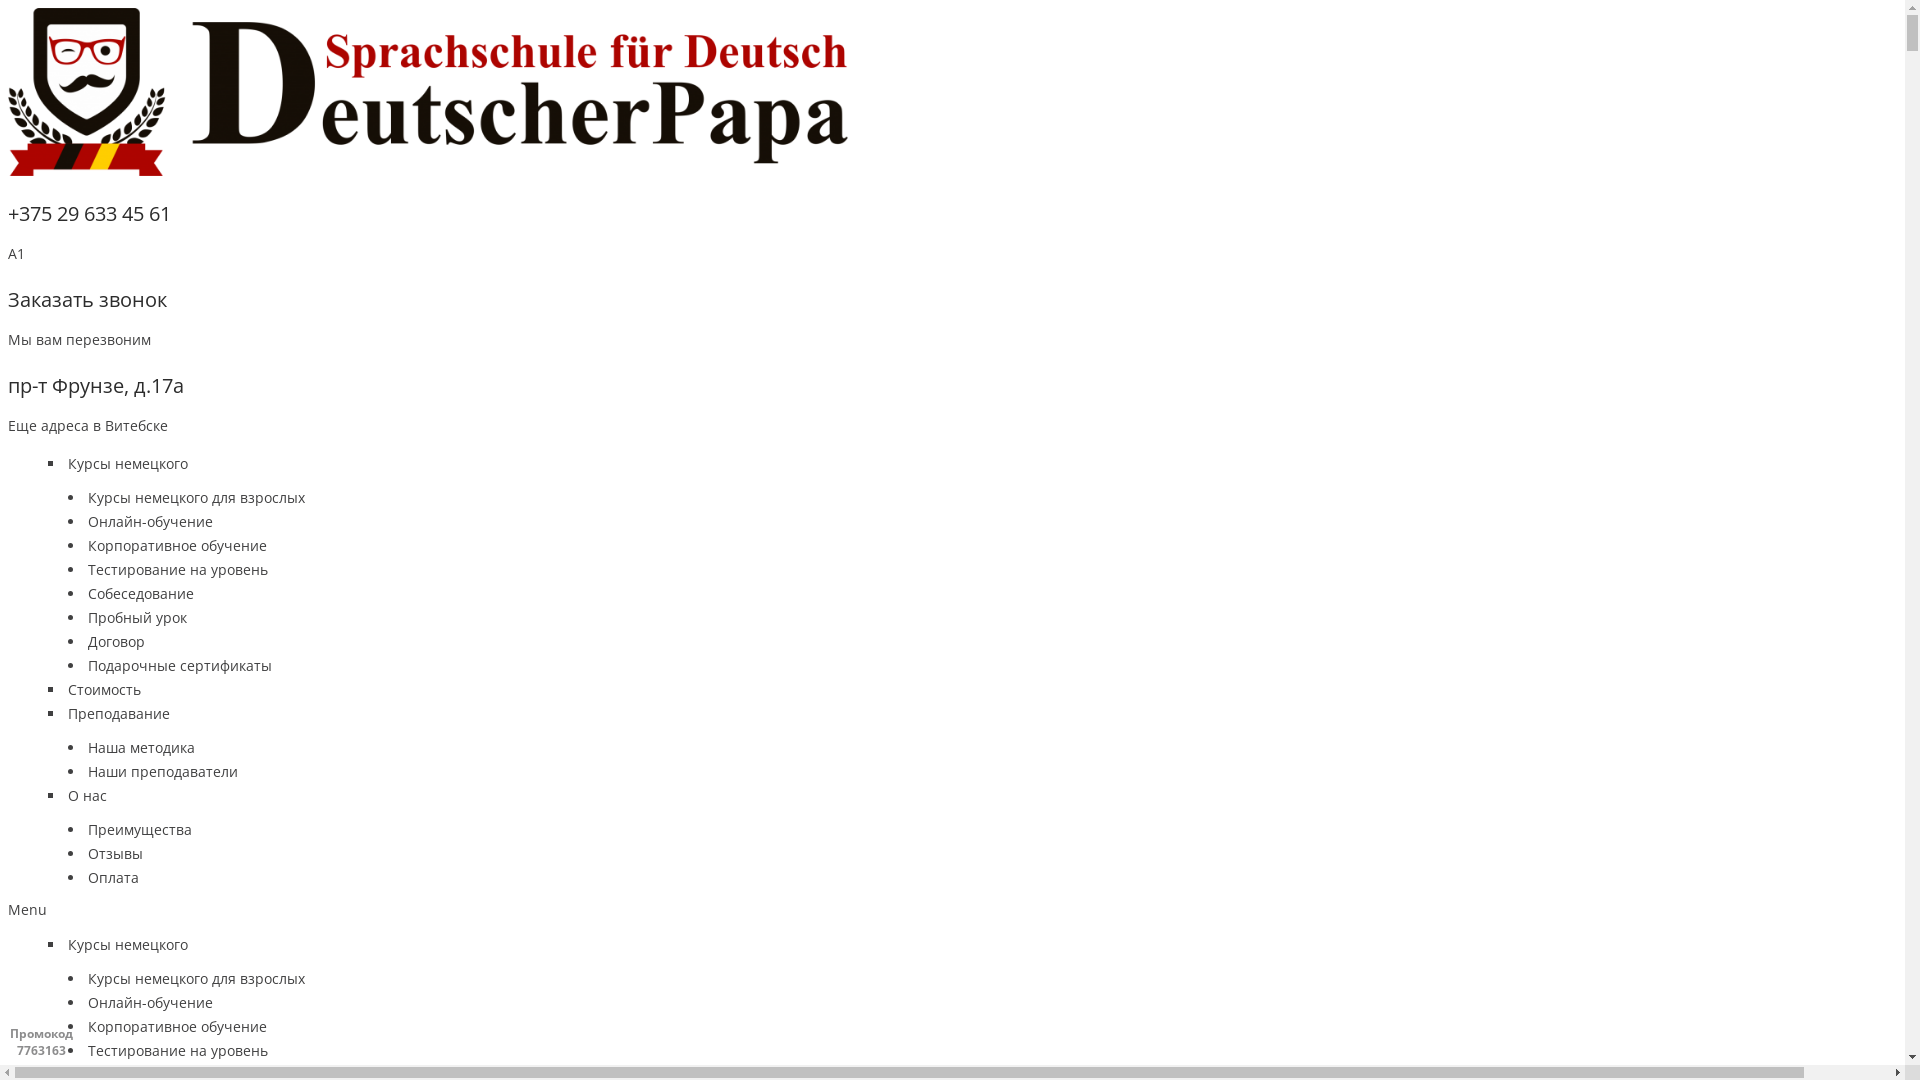 The image size is (1920, 1080). What do you see at coordinates (88, 213) in the screenshot?
I see `'+375 29 633 45 61'` at bounding box center [88, 213].